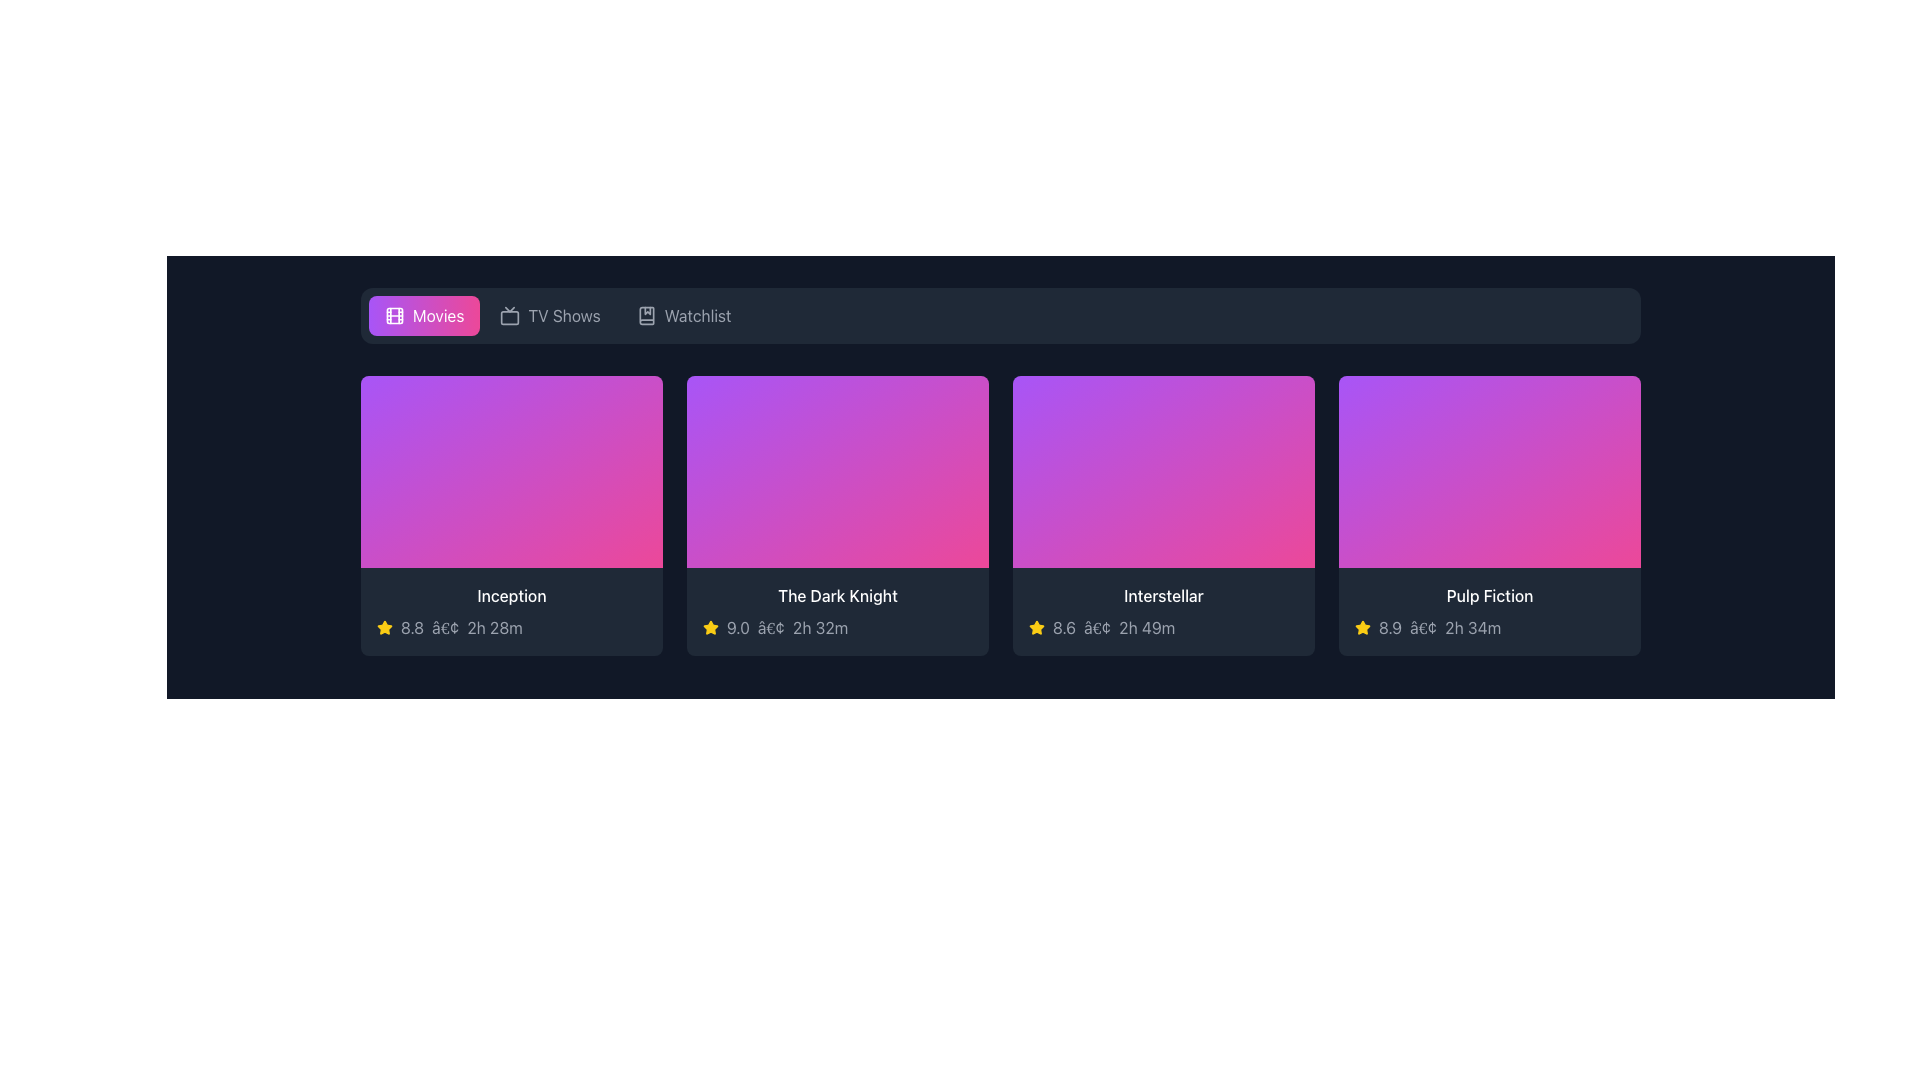 The width and height of the screenshot is (1920, 1080). What do you see at coordinates (1096, 627) in the screenshot?
I see `the text display element that serves as a separator between the rating '8.6' and the duration '2h 49m' in the film information bar` at bounding box center [1096, 627].